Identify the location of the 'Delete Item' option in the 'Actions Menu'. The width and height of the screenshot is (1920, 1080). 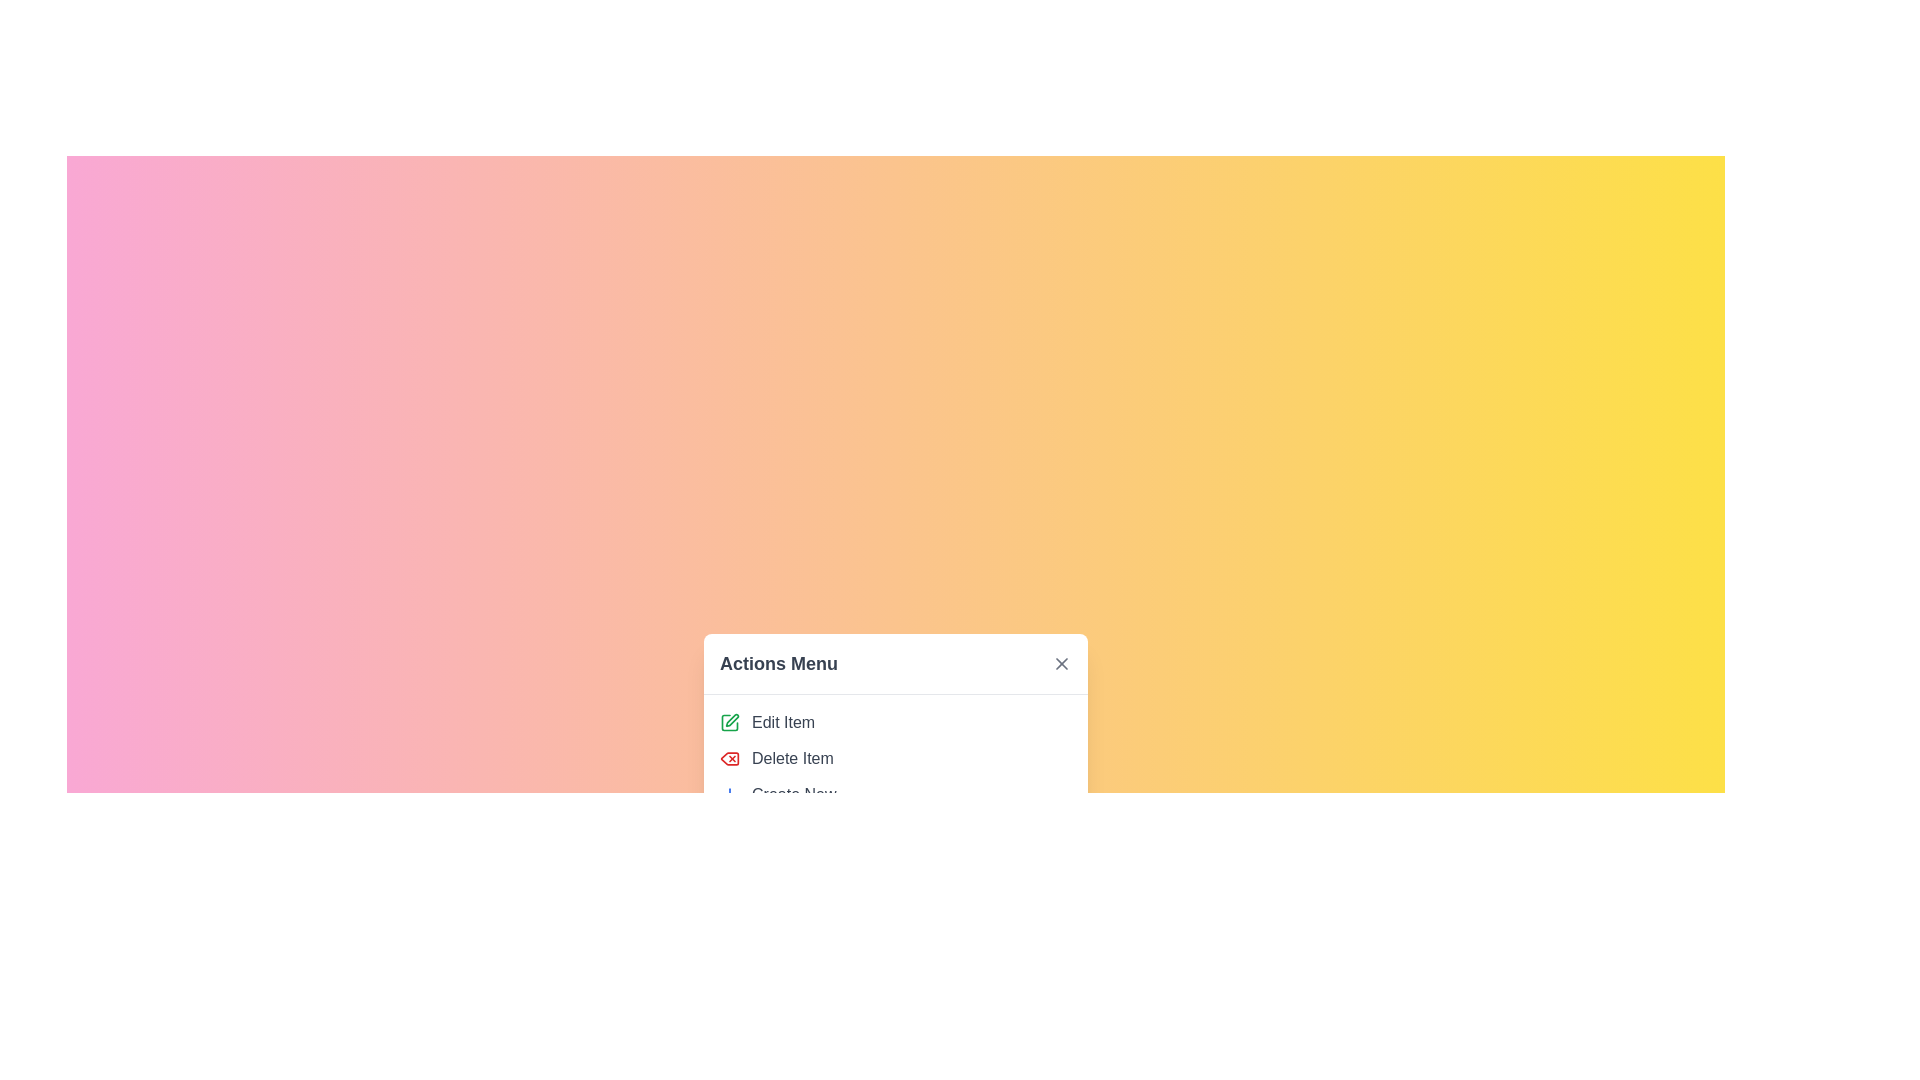
(895, 758).